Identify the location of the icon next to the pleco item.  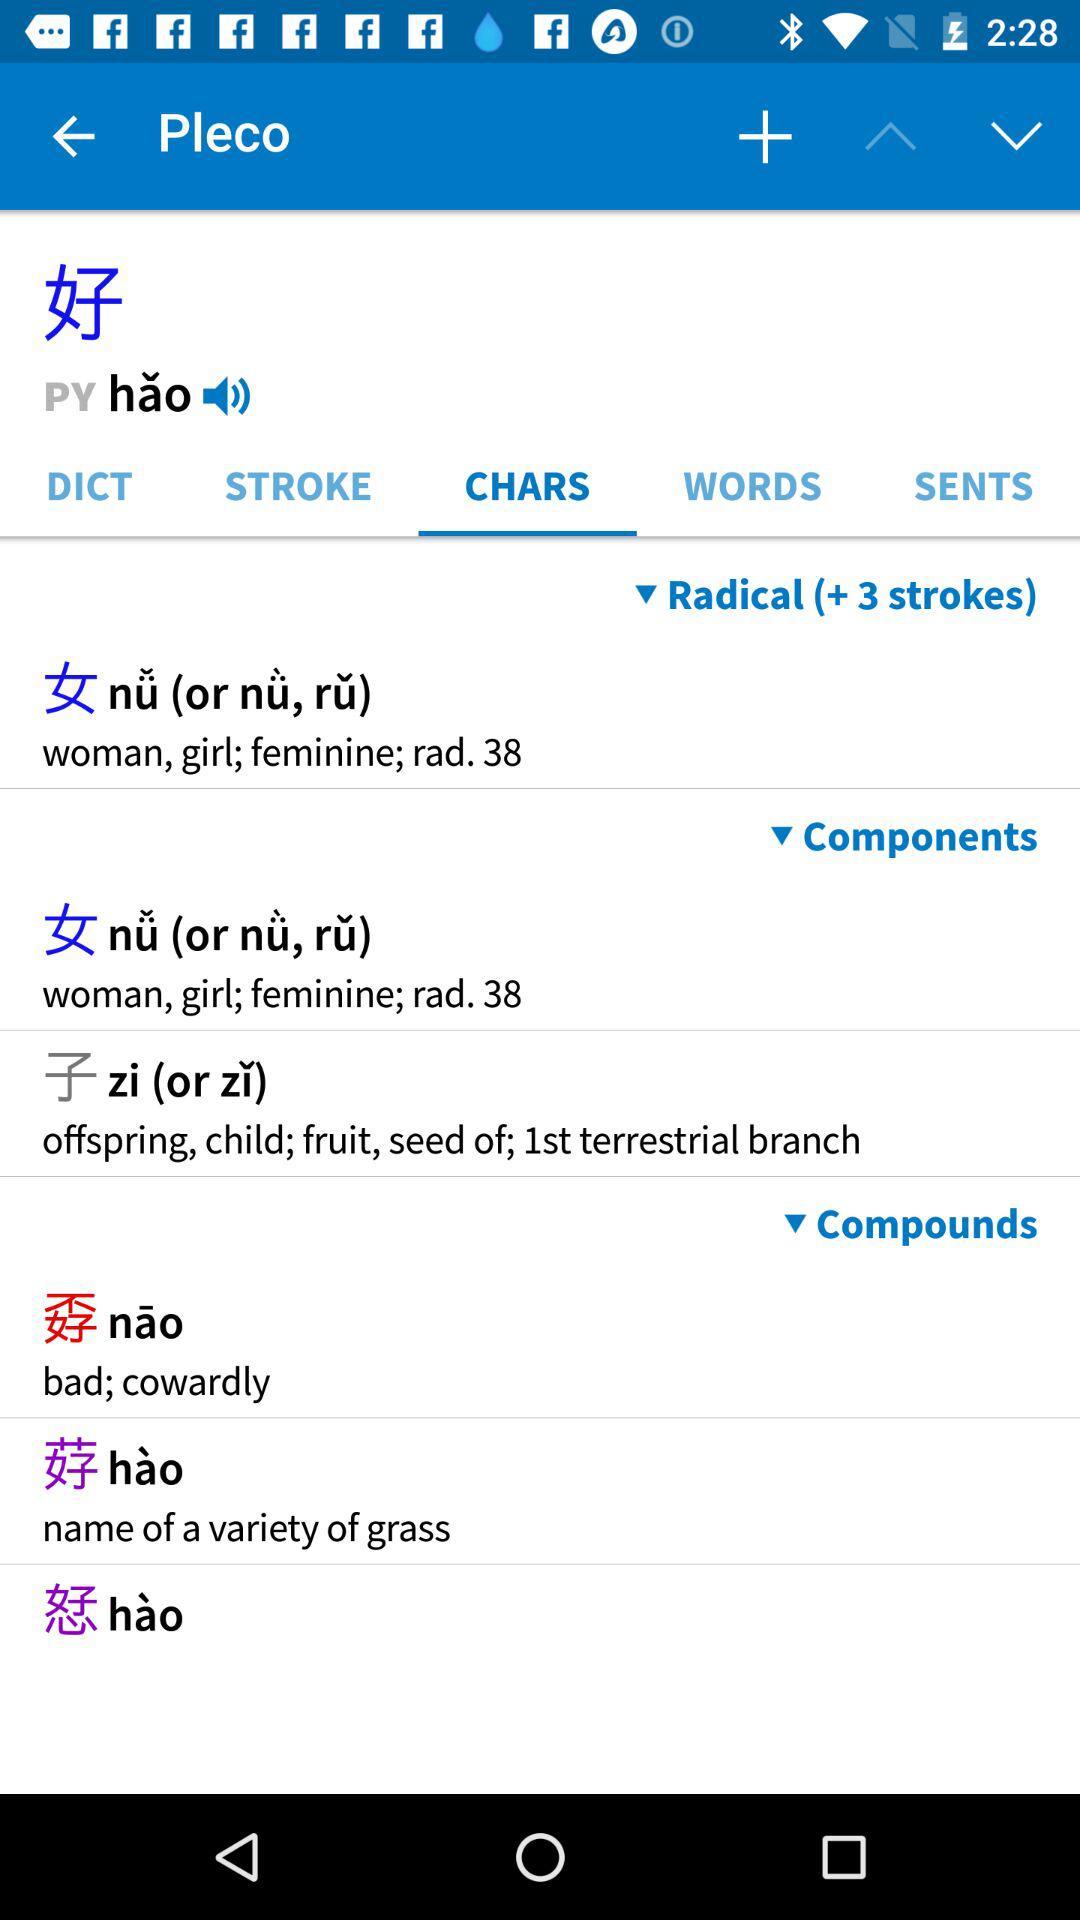
(764, 135).